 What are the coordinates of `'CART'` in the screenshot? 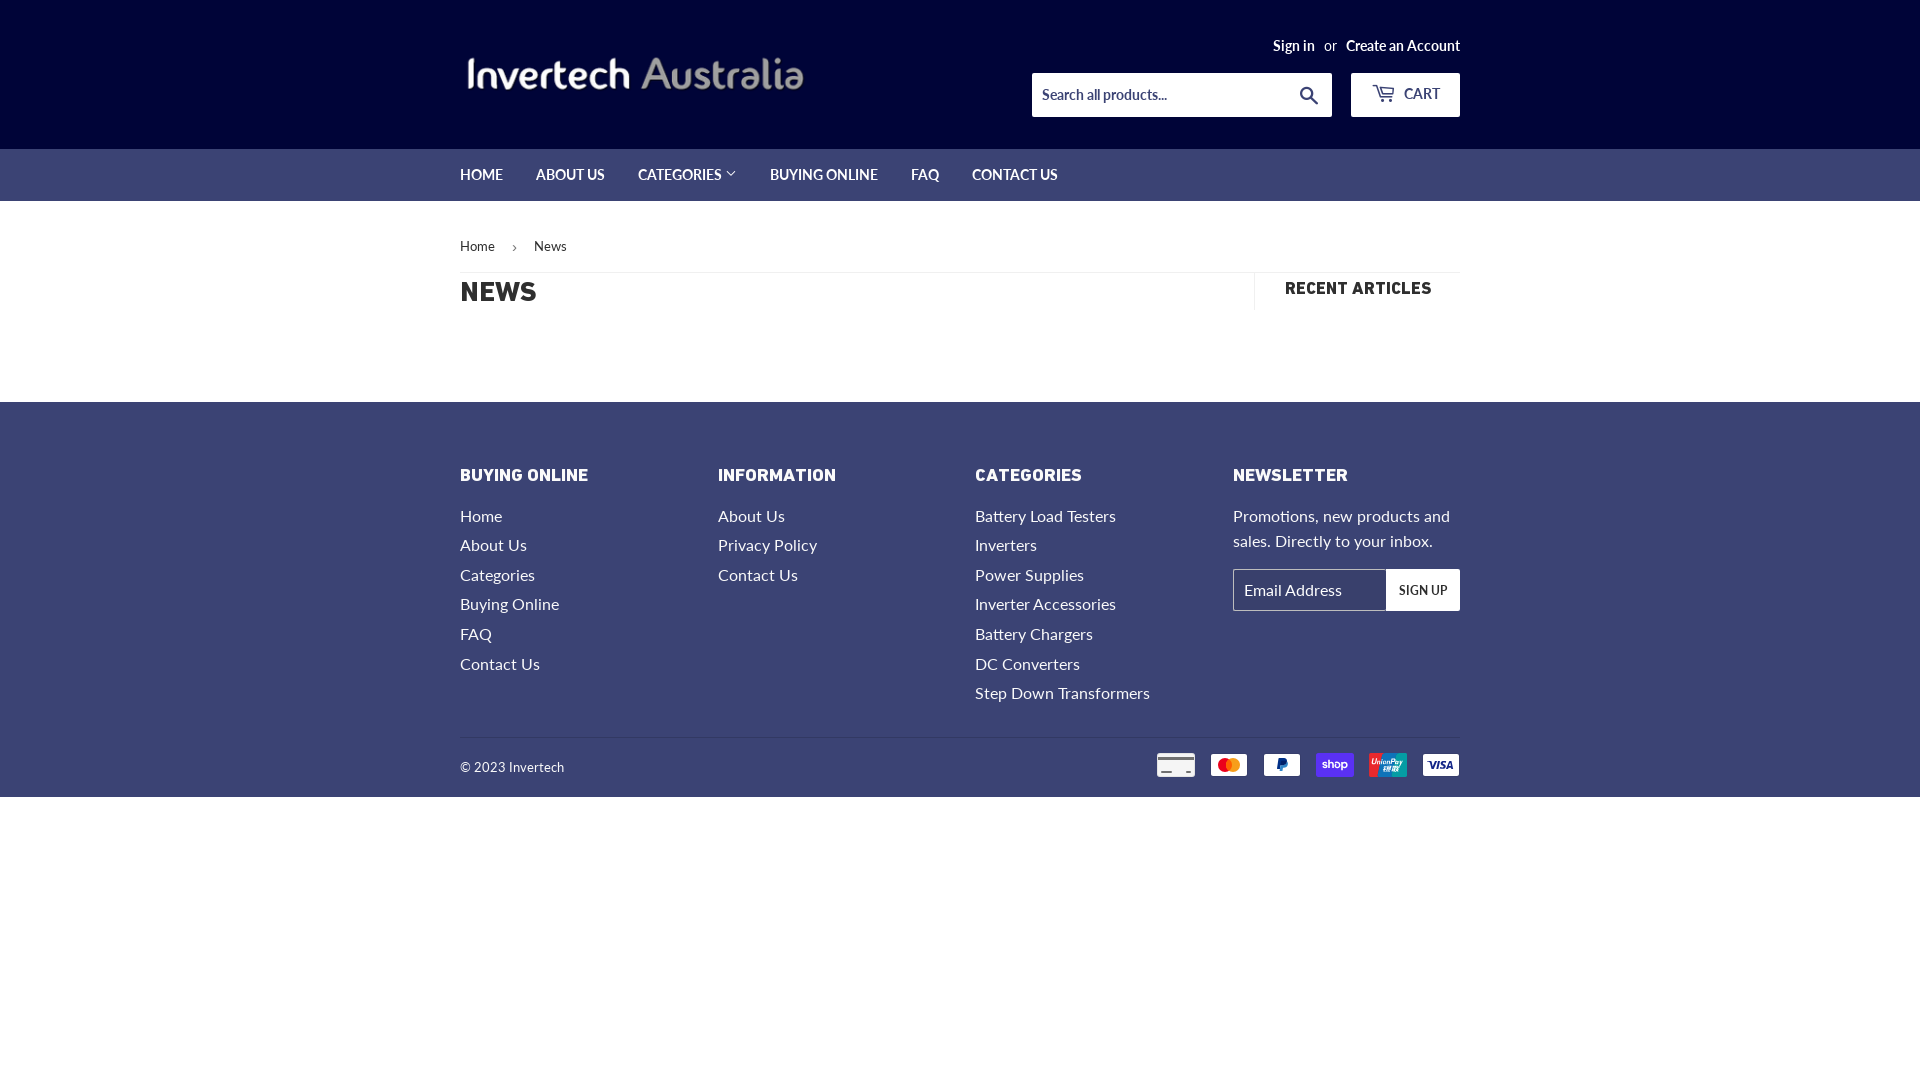 It's located at (1404, 95).